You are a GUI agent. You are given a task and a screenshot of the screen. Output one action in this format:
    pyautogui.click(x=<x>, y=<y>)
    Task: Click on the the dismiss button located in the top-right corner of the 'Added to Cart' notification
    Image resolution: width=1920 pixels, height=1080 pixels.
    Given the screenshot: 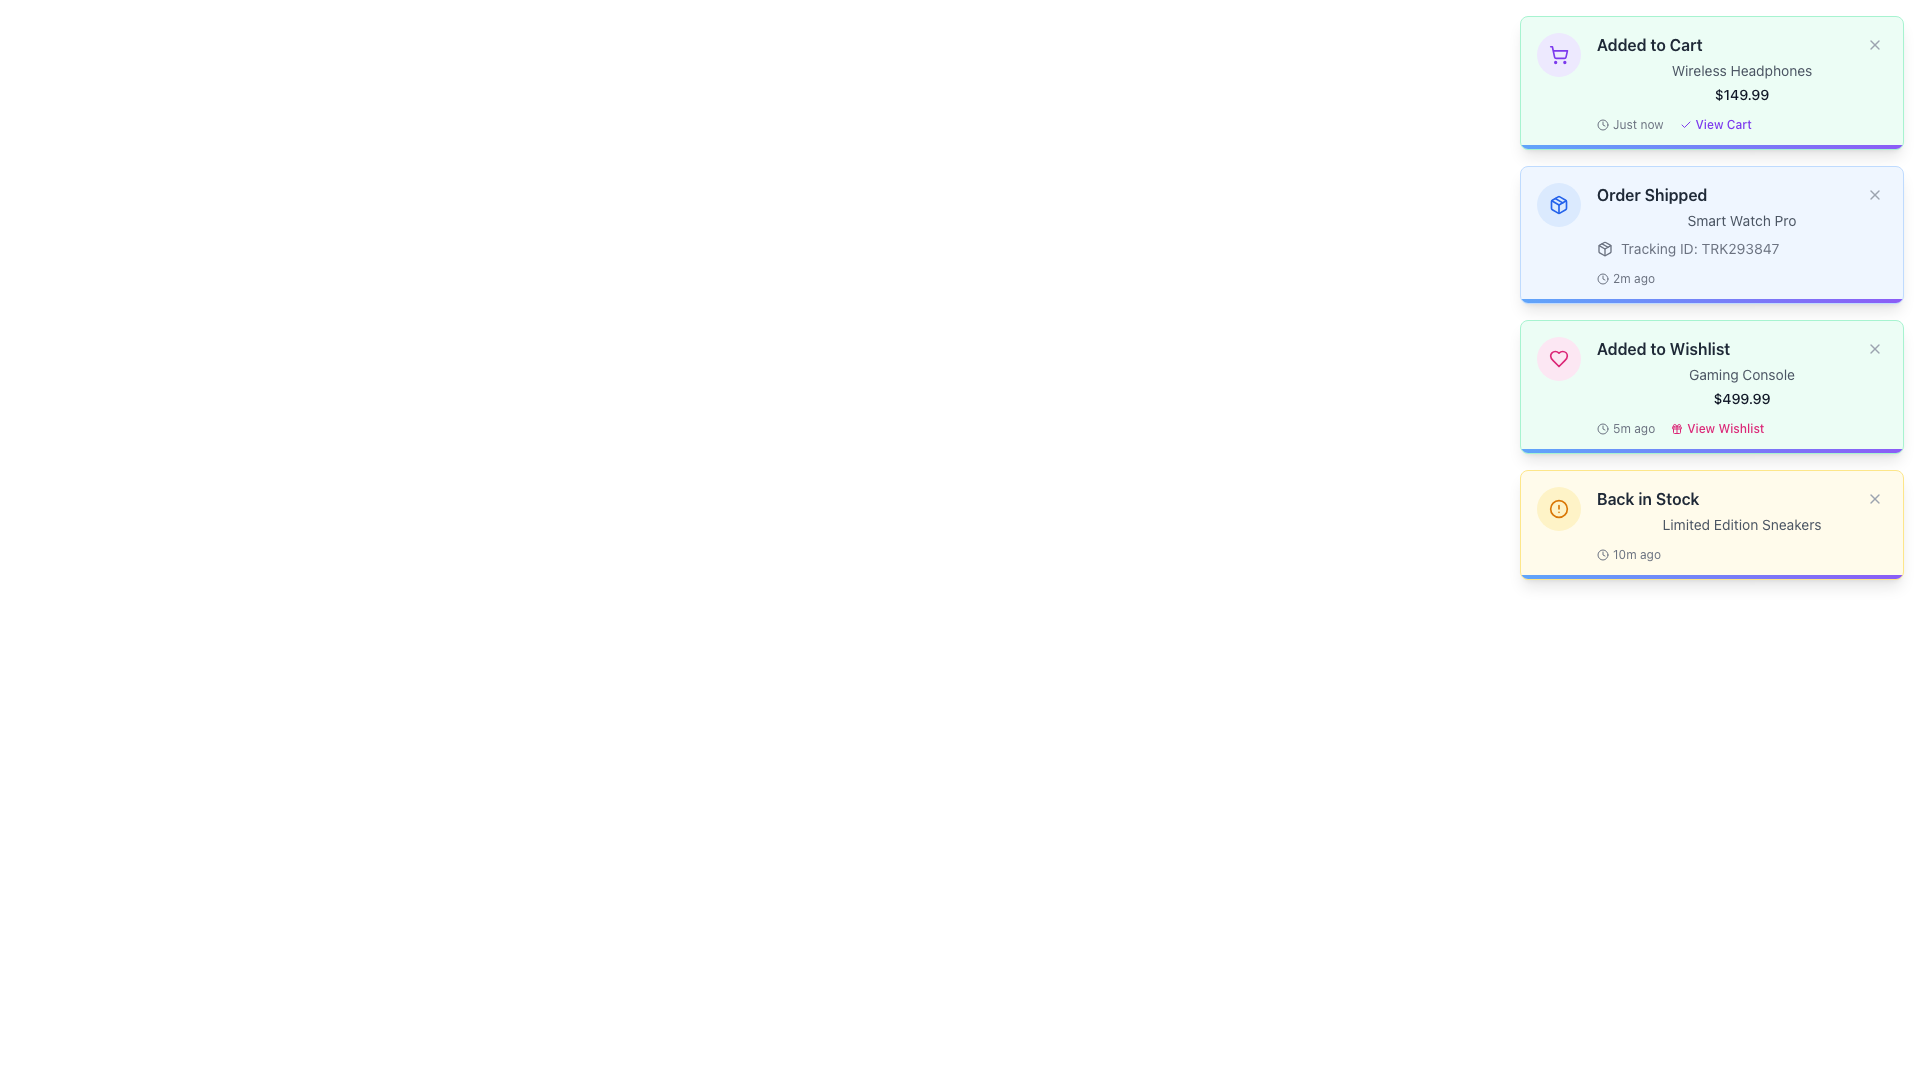 What is the action you would take?
    pyautogui.click(x=1874, y=45)
    